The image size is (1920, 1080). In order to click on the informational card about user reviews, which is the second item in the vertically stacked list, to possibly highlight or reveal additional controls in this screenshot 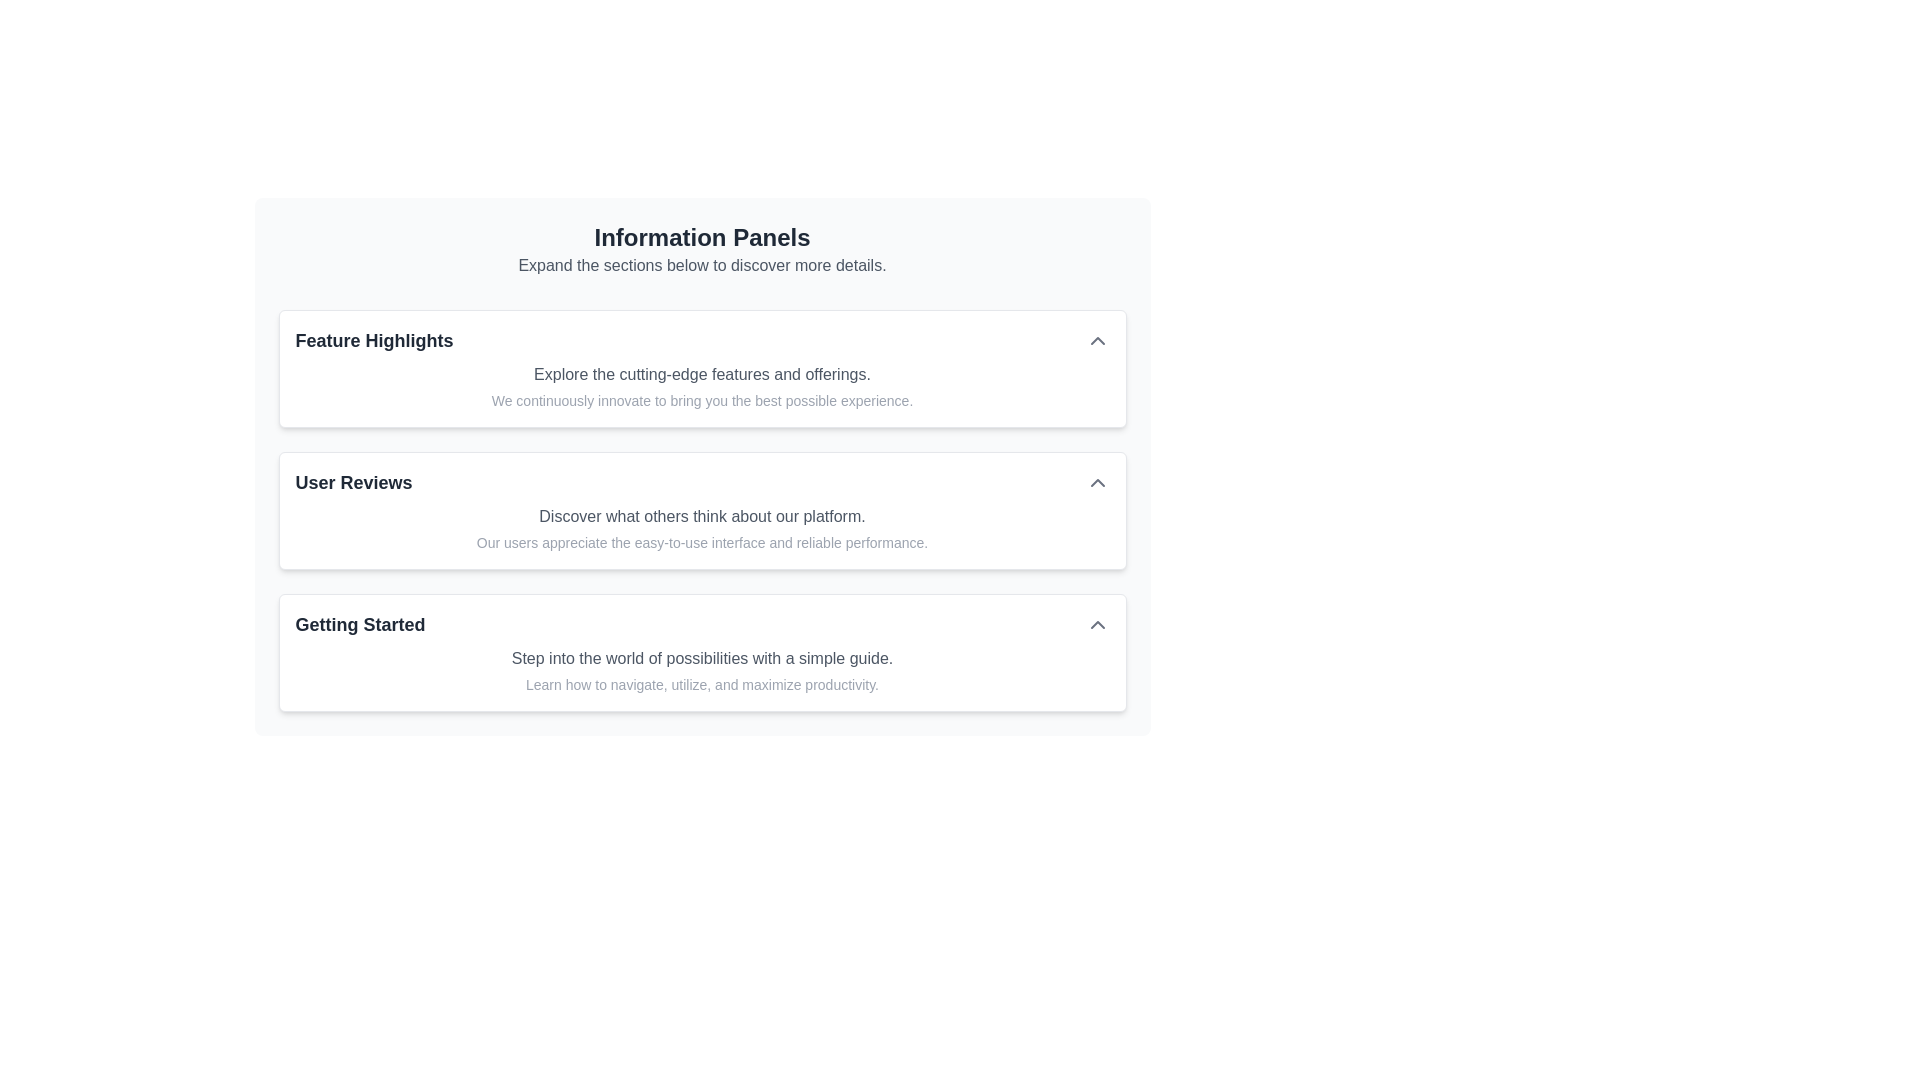, I will do `click(702, 466)`.